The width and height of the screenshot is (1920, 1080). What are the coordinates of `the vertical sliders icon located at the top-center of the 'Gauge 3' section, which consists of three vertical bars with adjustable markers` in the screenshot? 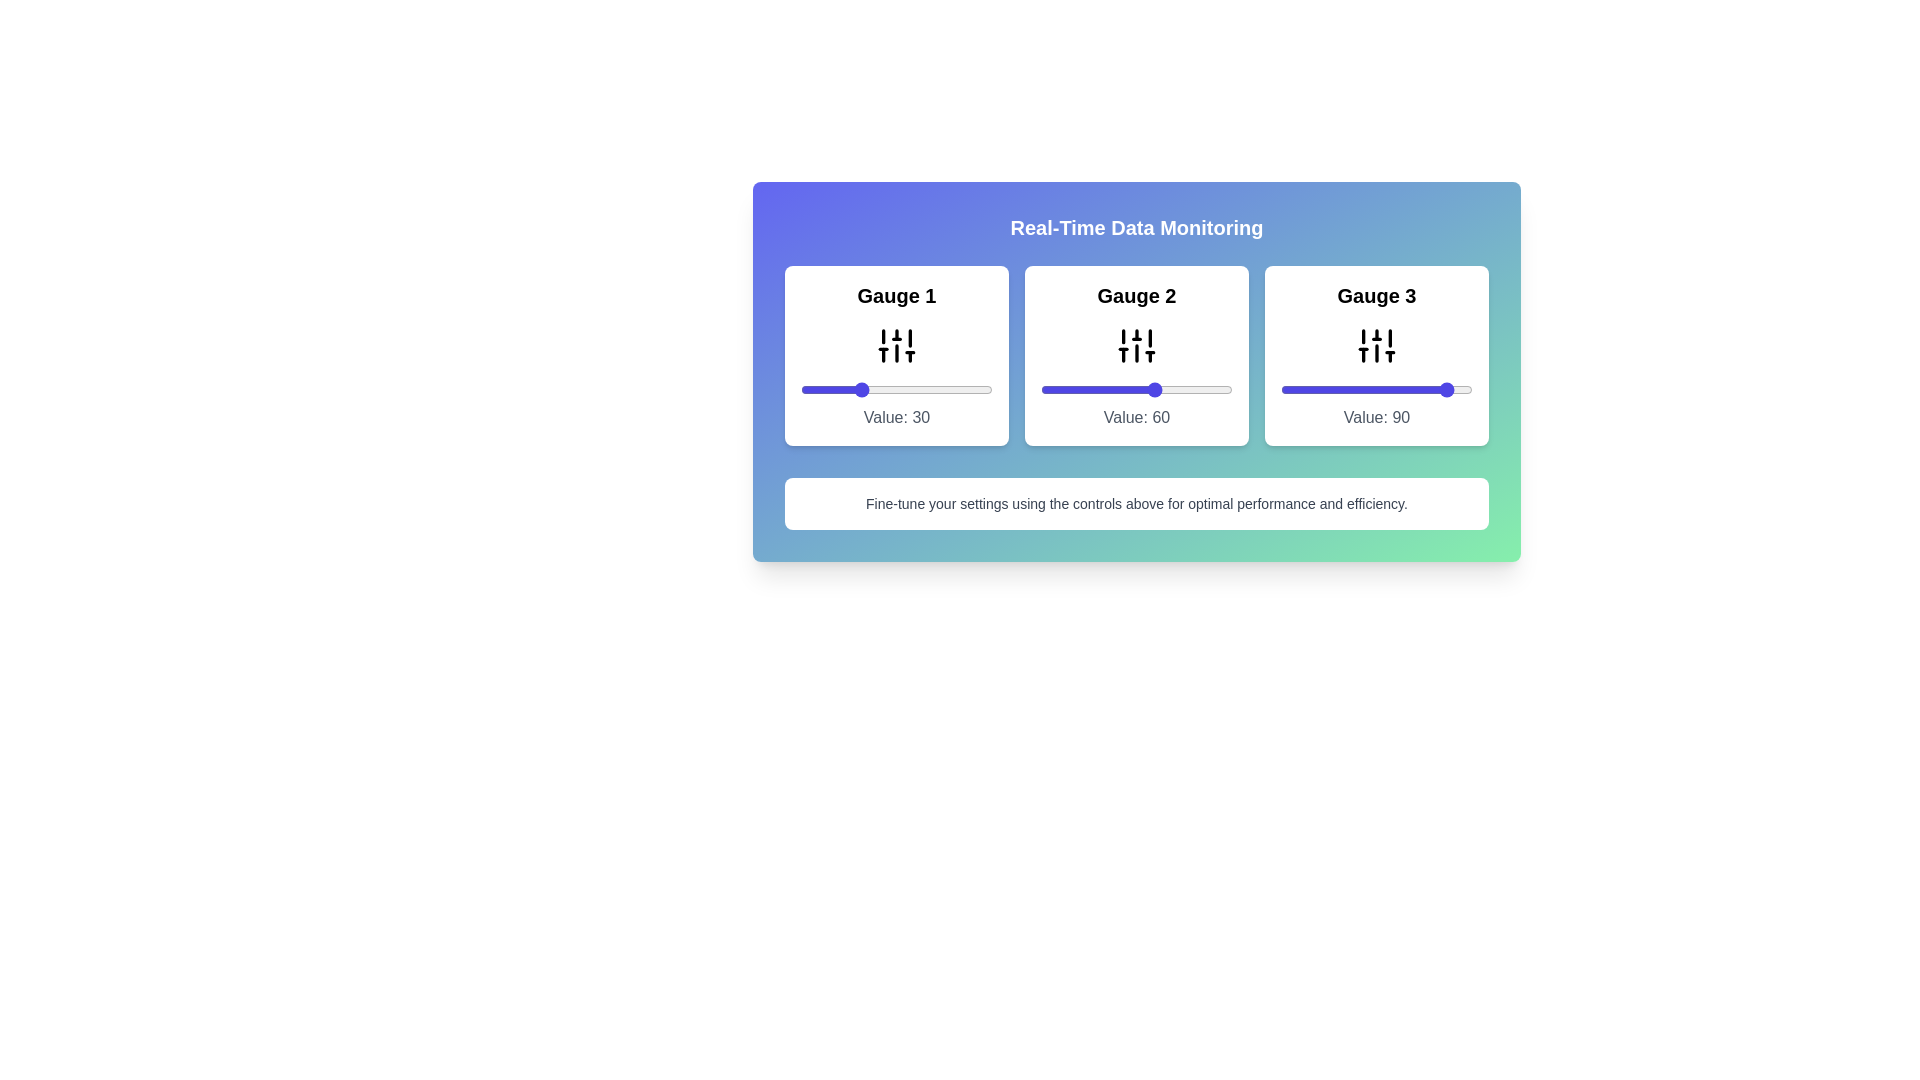 It's located at (1376, 345).